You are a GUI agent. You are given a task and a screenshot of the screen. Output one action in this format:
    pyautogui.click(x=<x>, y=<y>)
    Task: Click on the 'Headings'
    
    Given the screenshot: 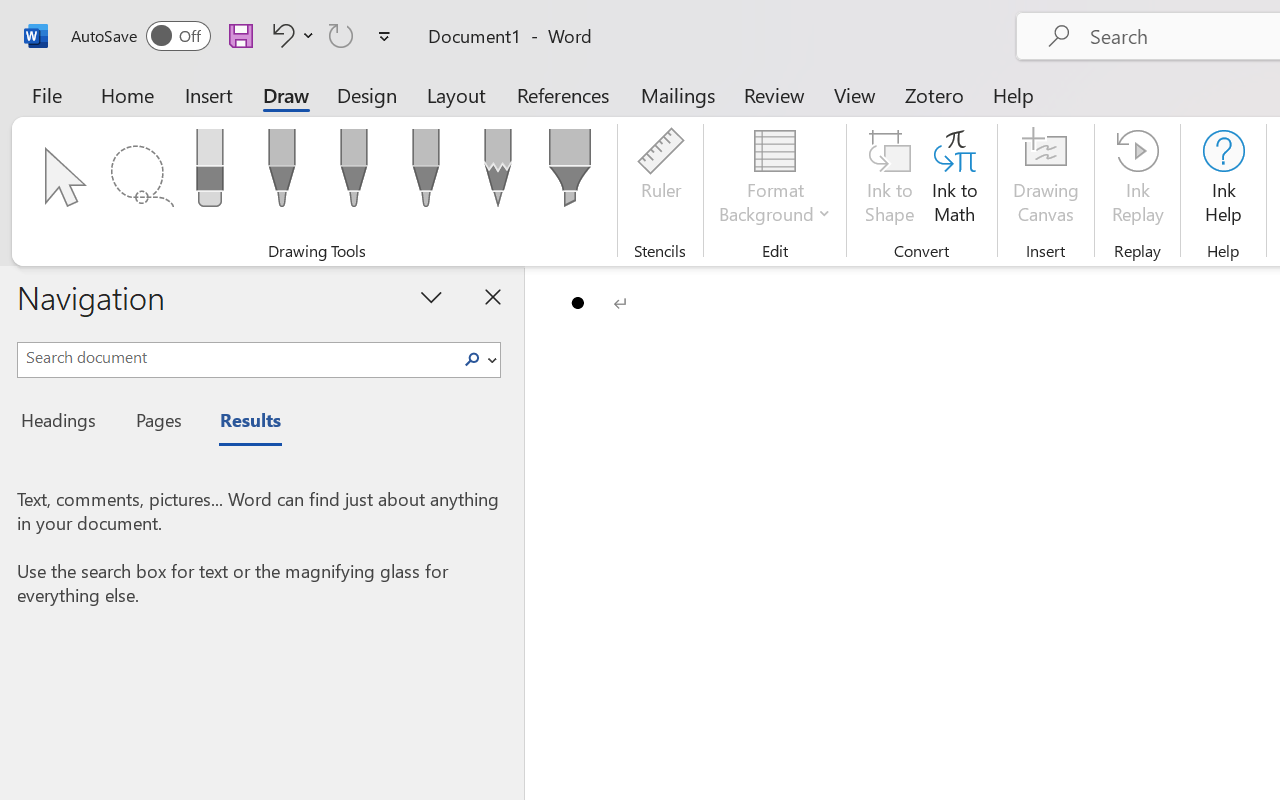 What is the action you would take?
    pyautogui.click(x=65, y=423)
    